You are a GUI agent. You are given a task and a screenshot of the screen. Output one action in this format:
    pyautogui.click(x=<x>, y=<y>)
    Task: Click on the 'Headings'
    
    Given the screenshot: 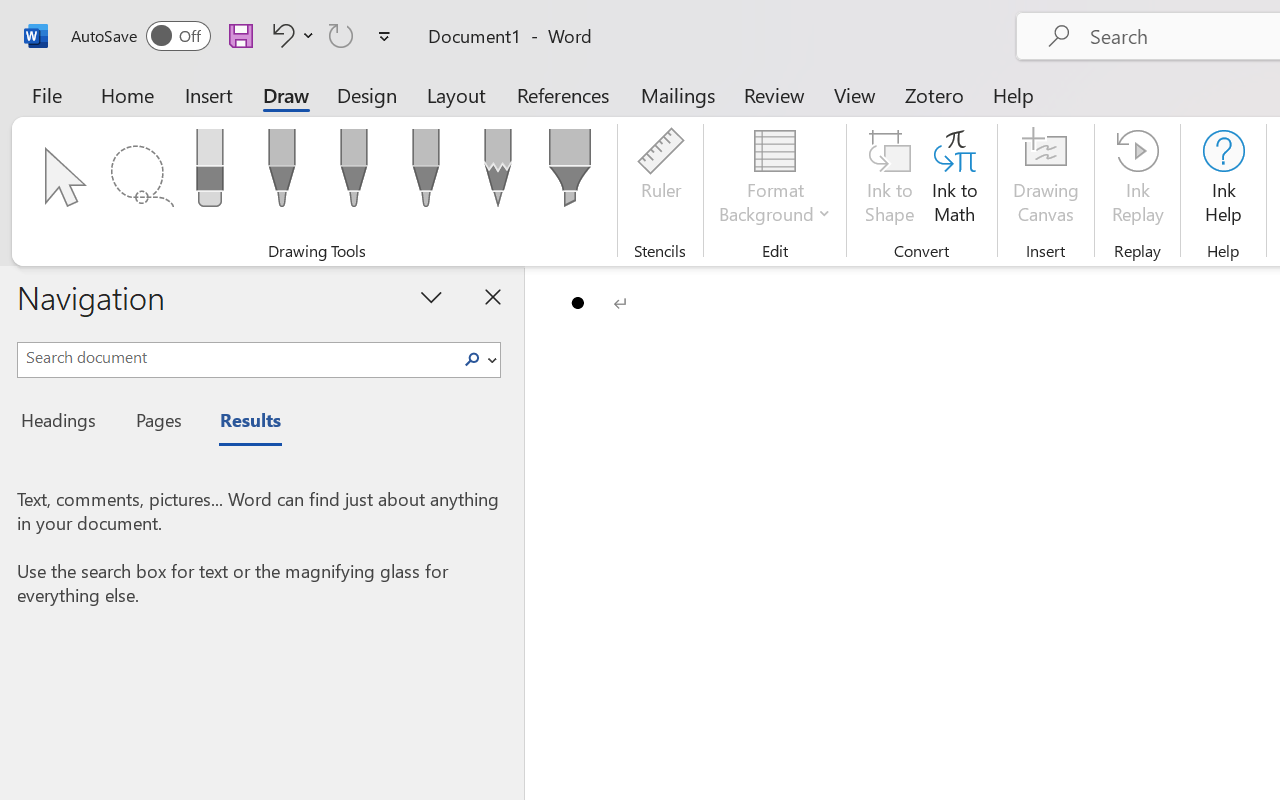 What is the action you would take?
    pyautogui.click(x=65, y=423)
    